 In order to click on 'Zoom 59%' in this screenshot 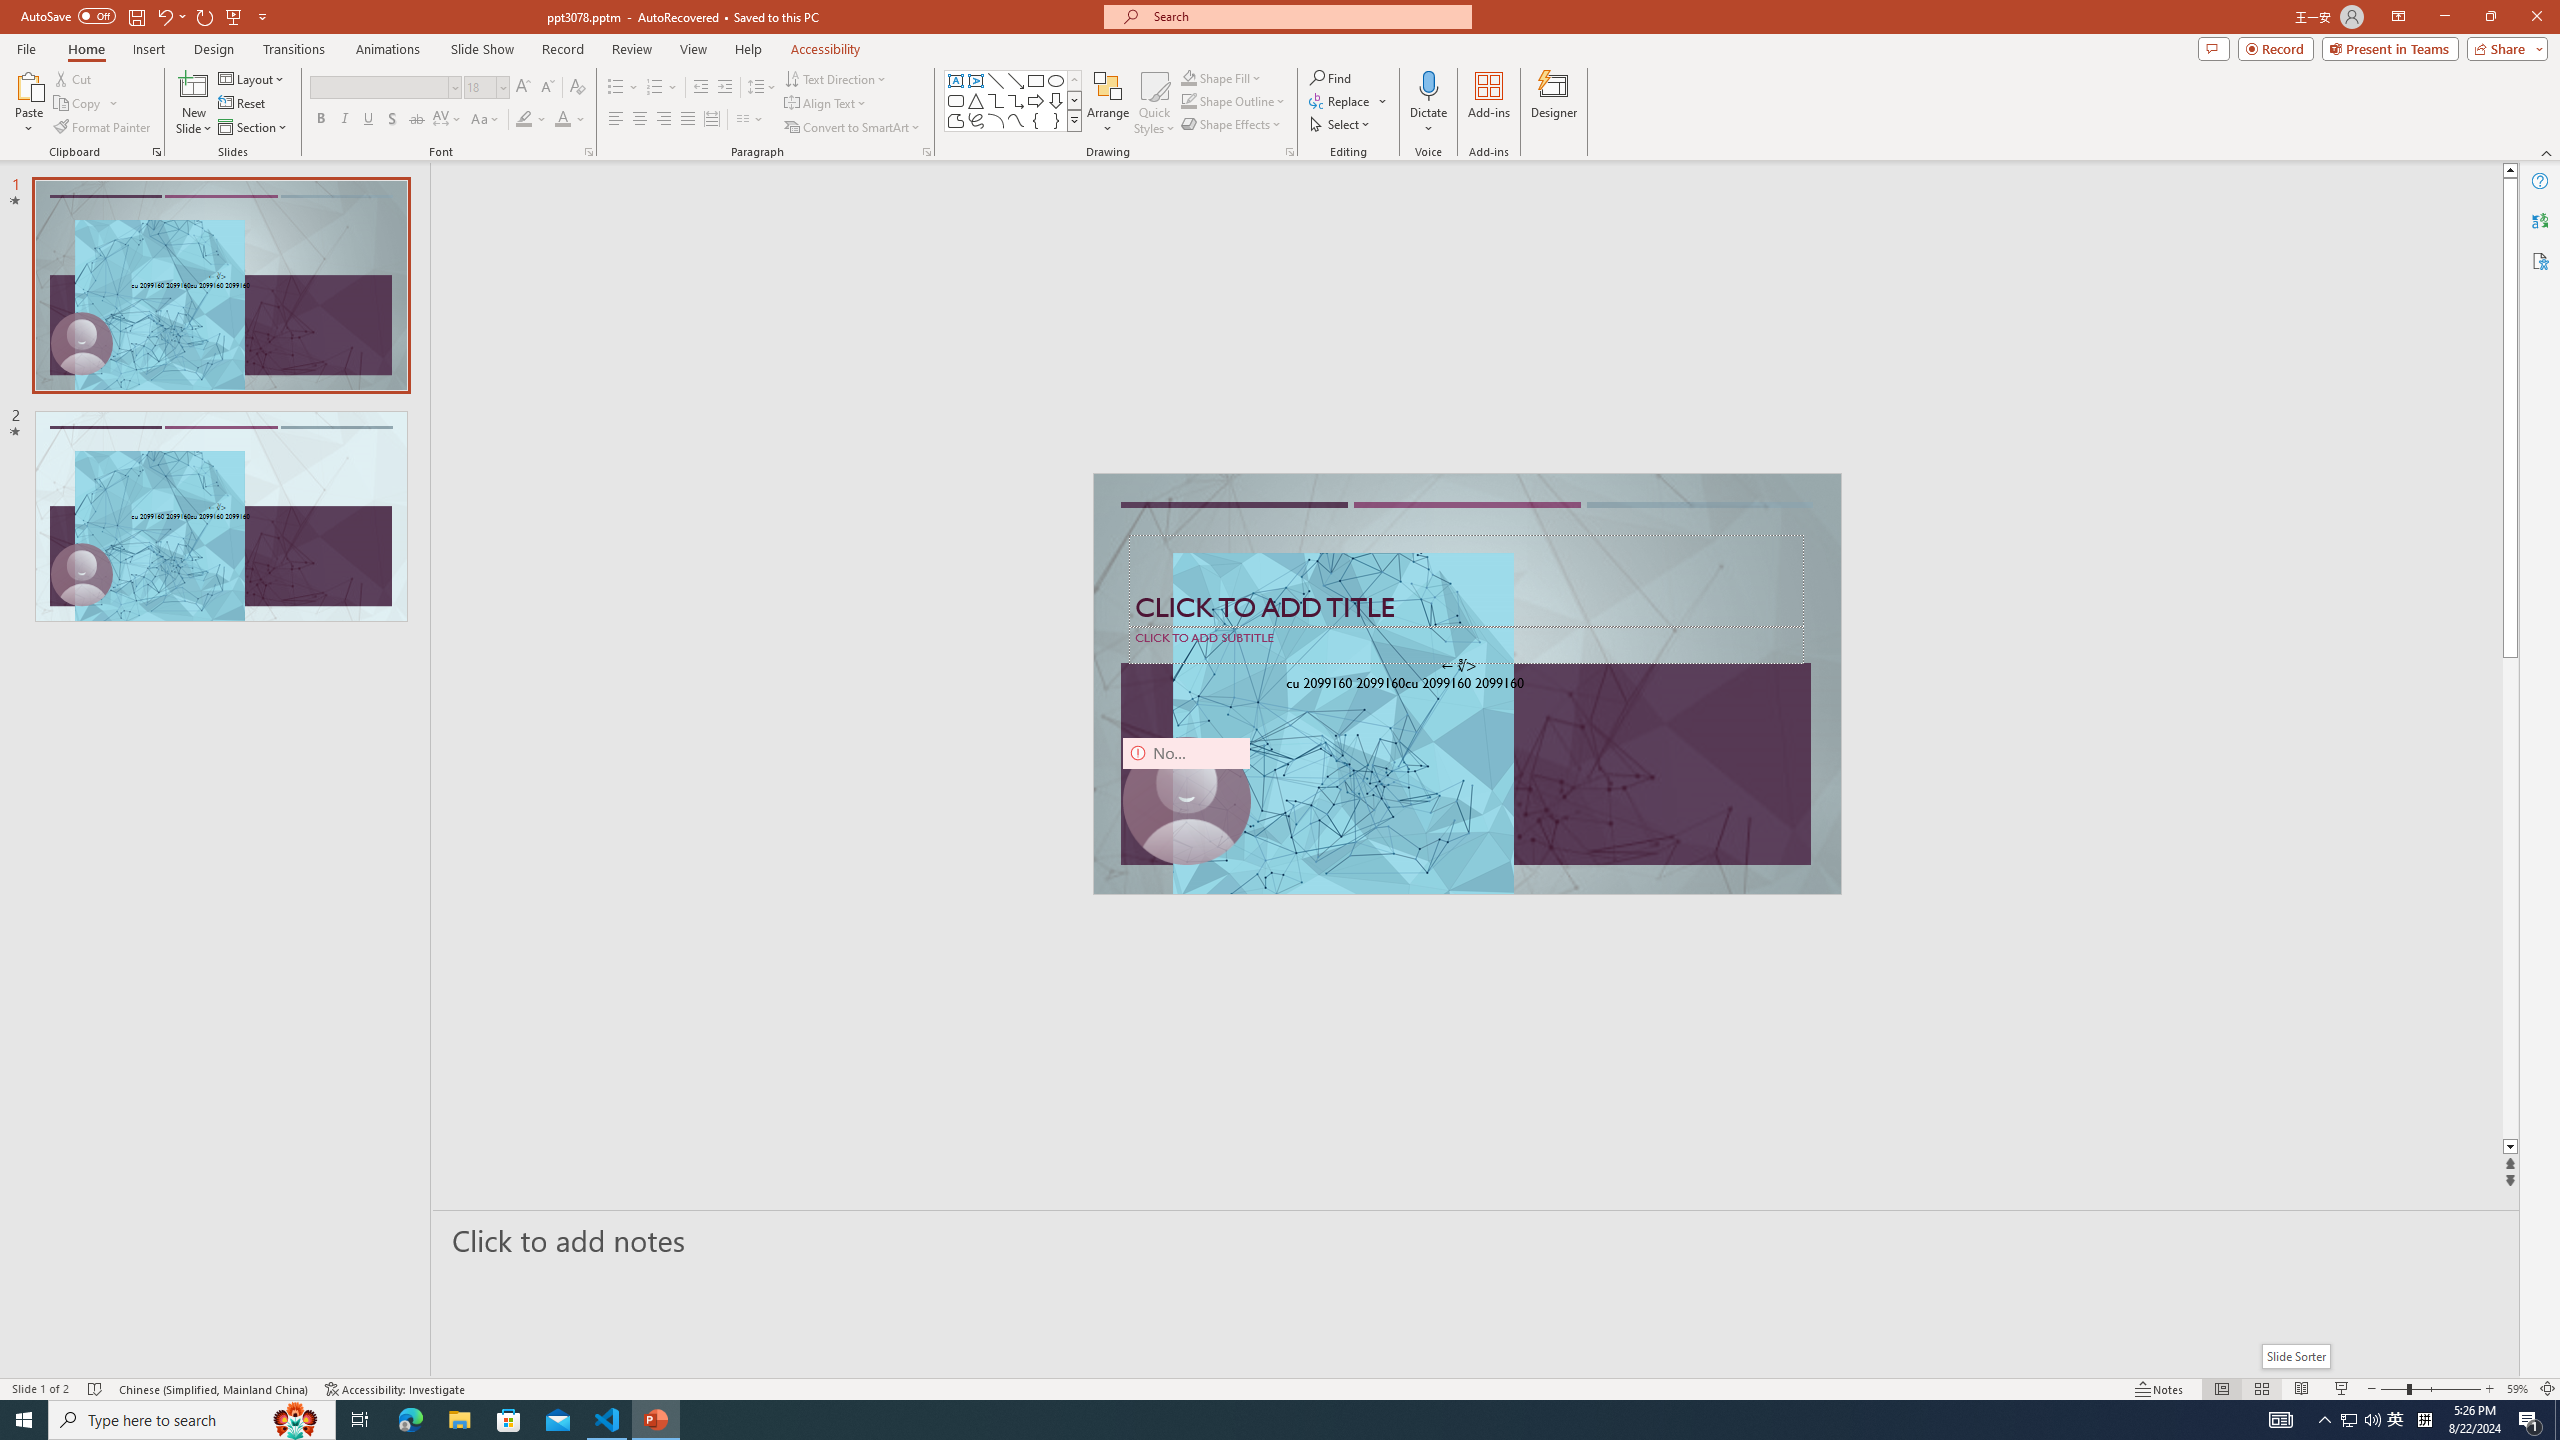, I will do `click(2516, 1389)`.